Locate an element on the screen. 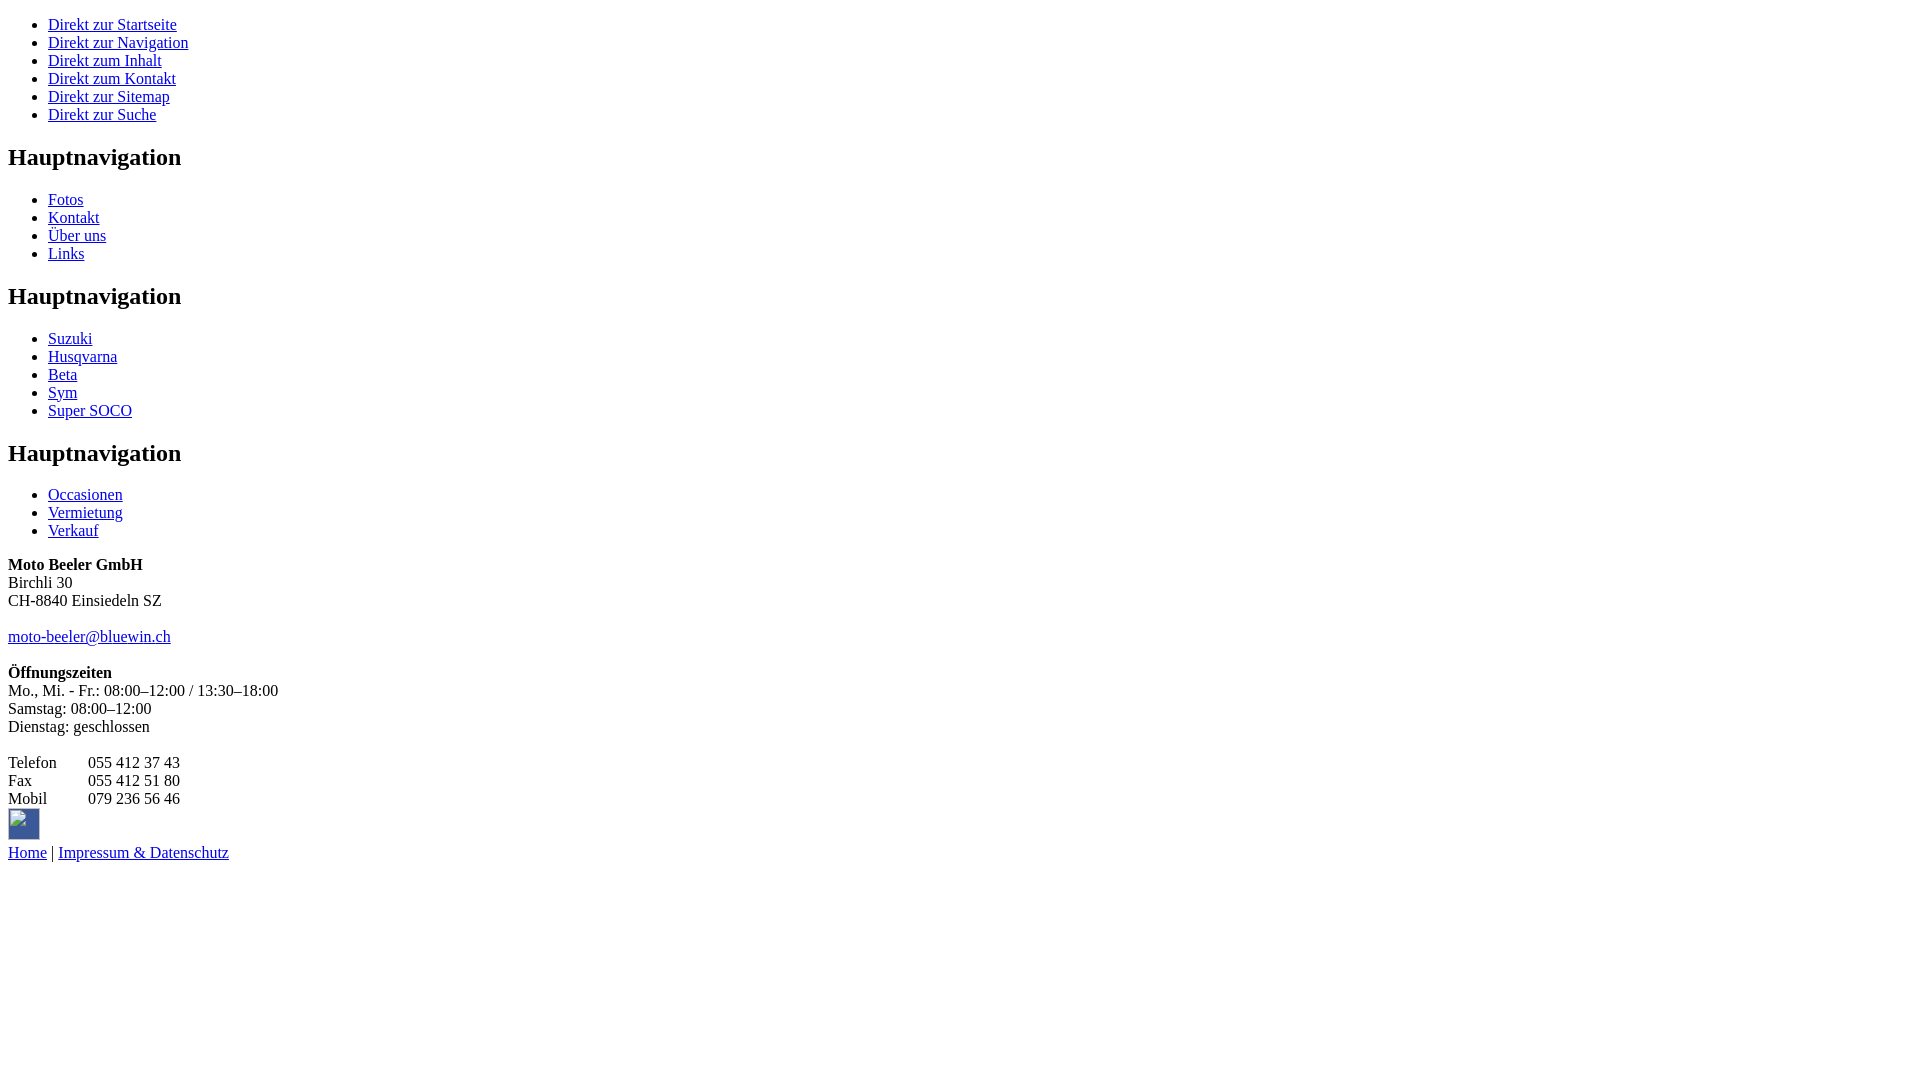  'Direkt zur Startseite' is located at coordinates (111, 24).